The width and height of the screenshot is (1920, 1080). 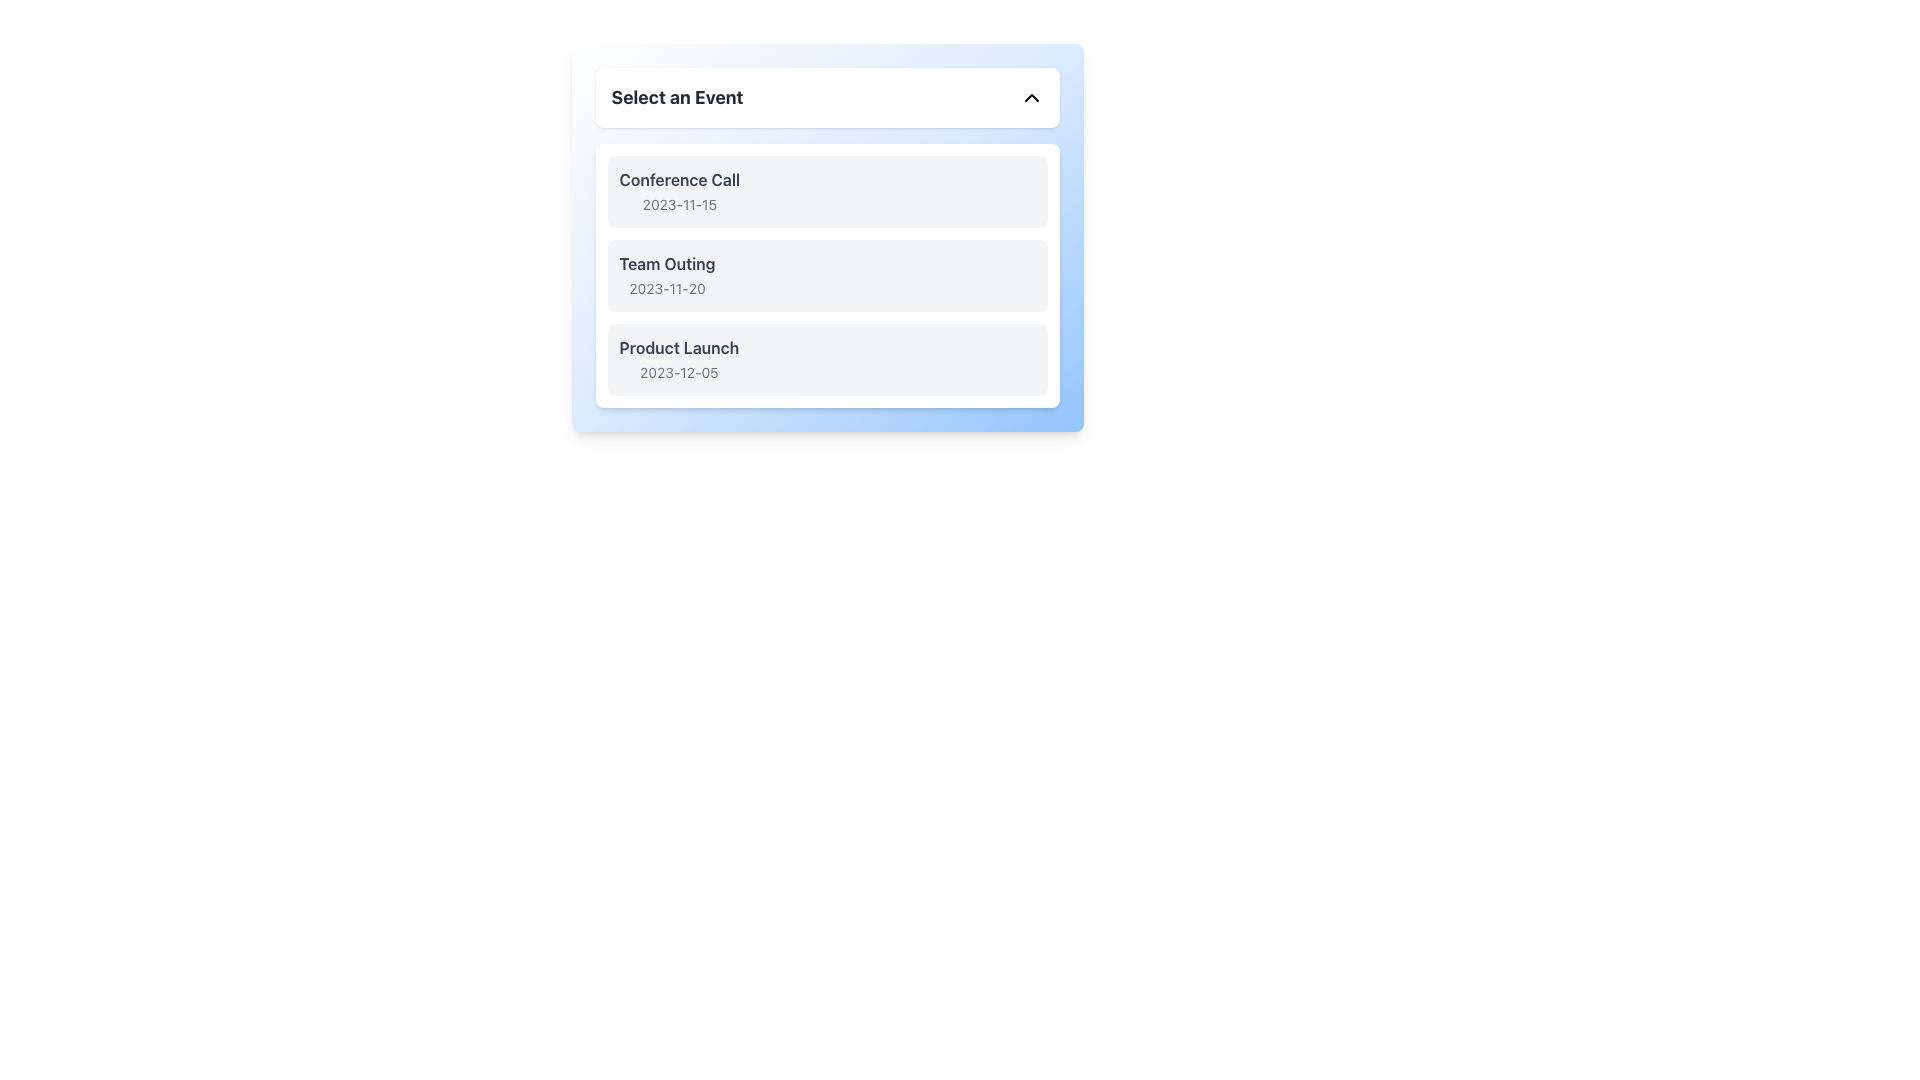 I want to click on the third item in the dropdown menu representing the event 'Product Launch', so click(x=827, y=358).